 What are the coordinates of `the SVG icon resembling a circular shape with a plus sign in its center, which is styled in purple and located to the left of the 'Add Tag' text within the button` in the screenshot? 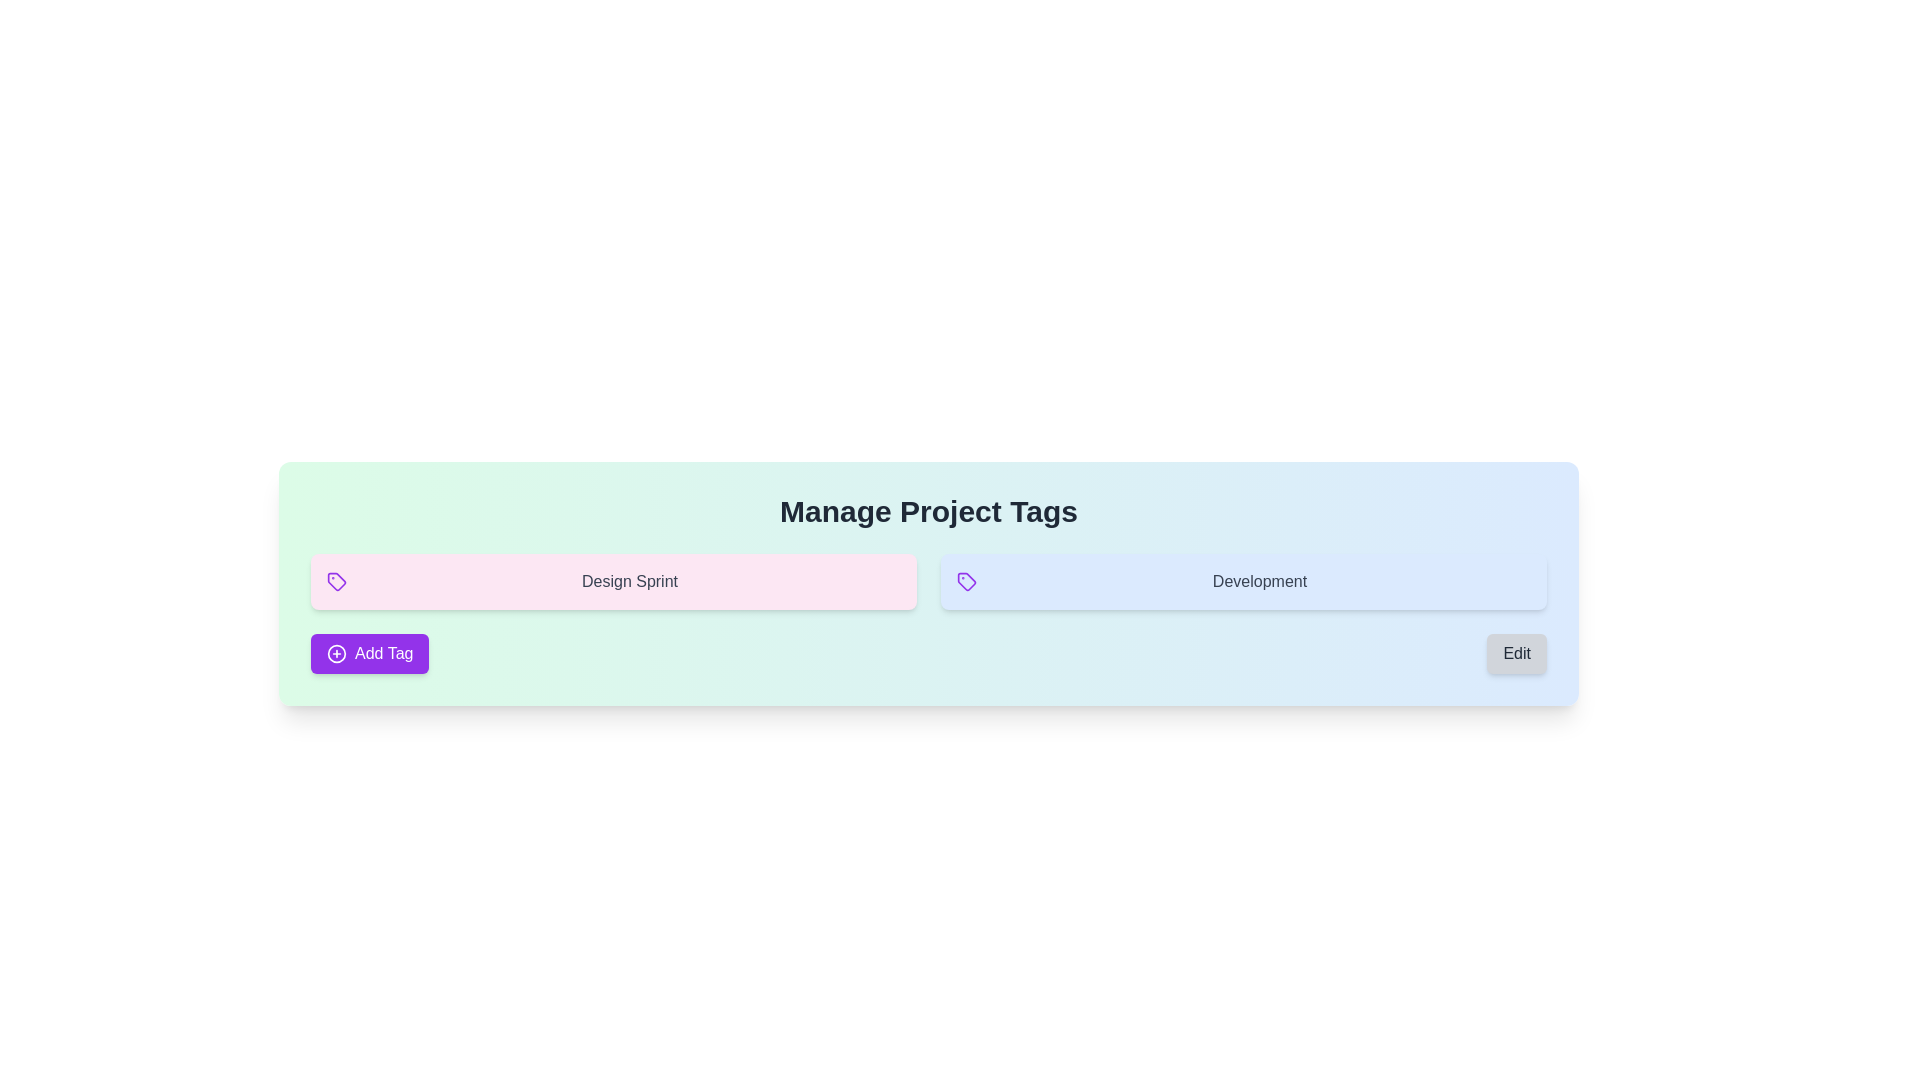 It's located at (336, 654).